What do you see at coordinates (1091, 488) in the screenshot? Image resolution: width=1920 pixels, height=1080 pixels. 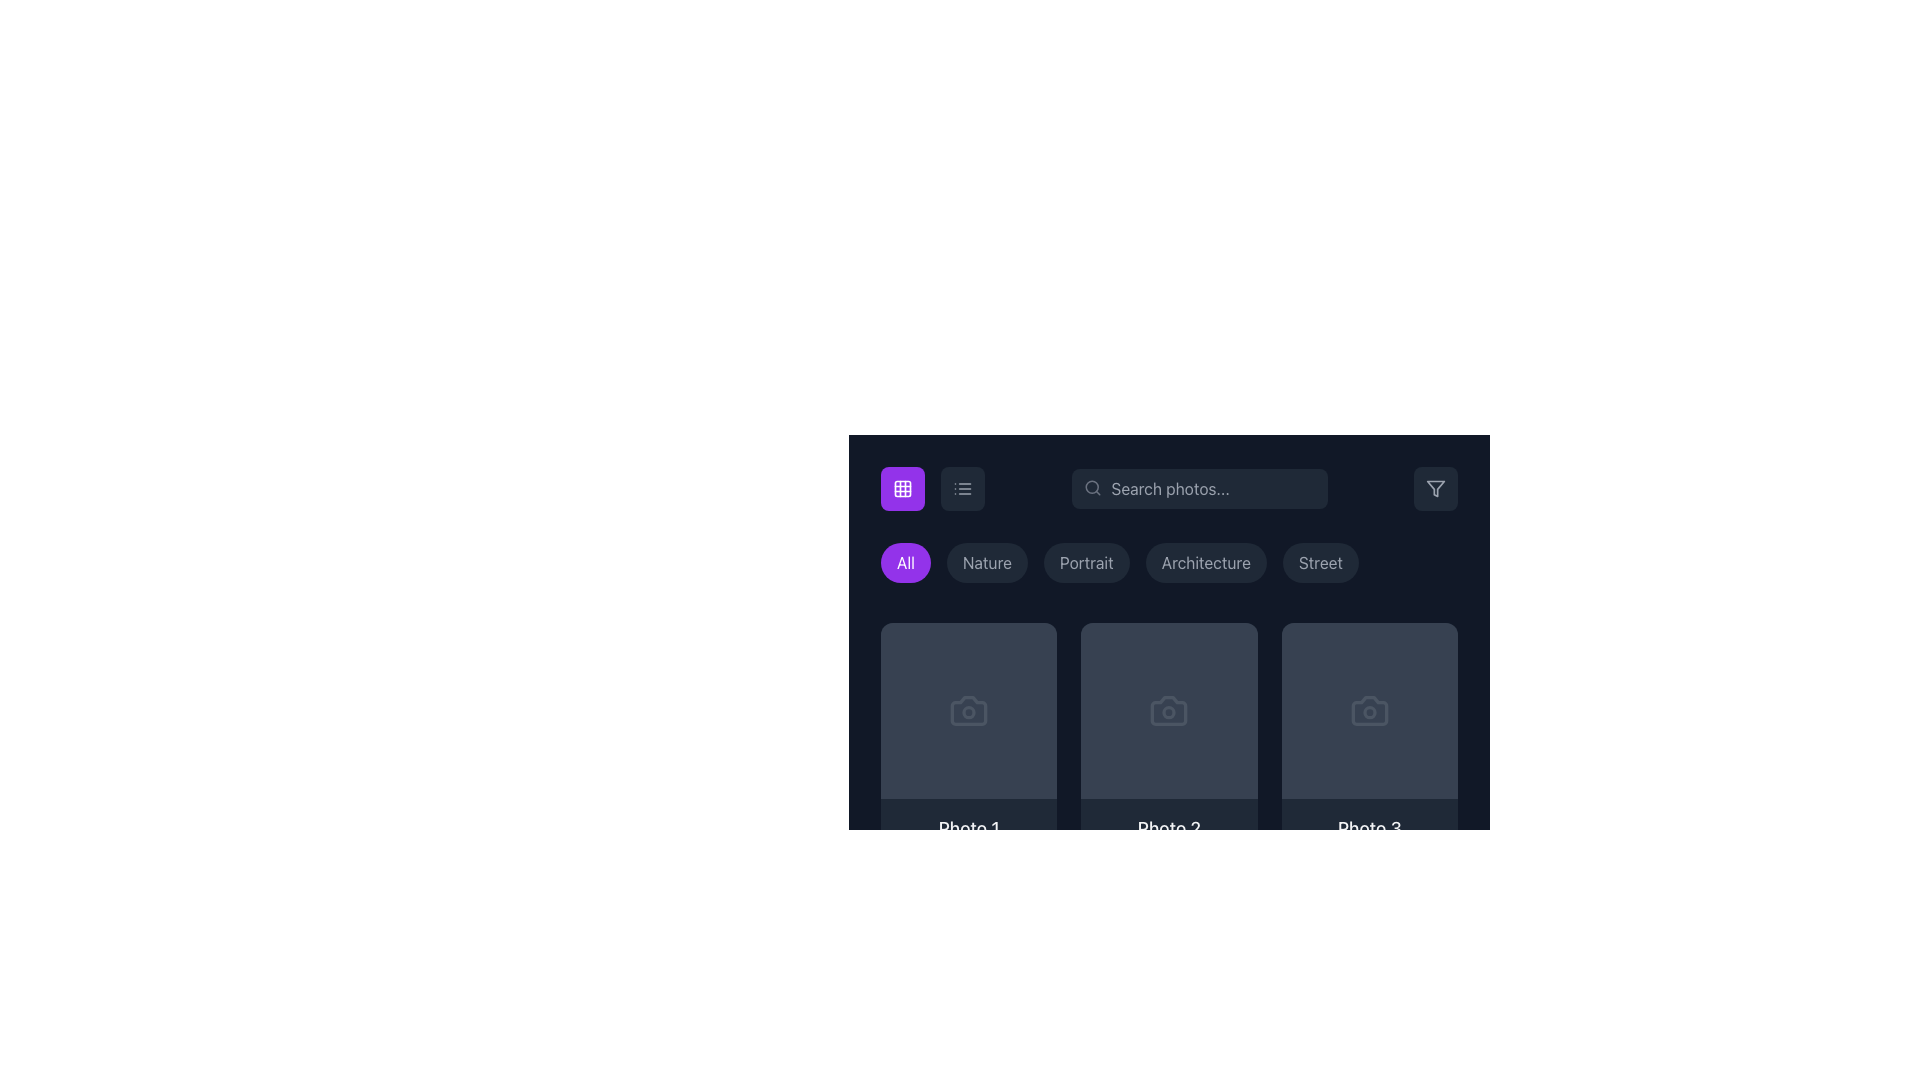 I see `the magnifying glass icon representing search functionality, located at the left edge of the search bar's text input field` at bounding box center [1091, 488].